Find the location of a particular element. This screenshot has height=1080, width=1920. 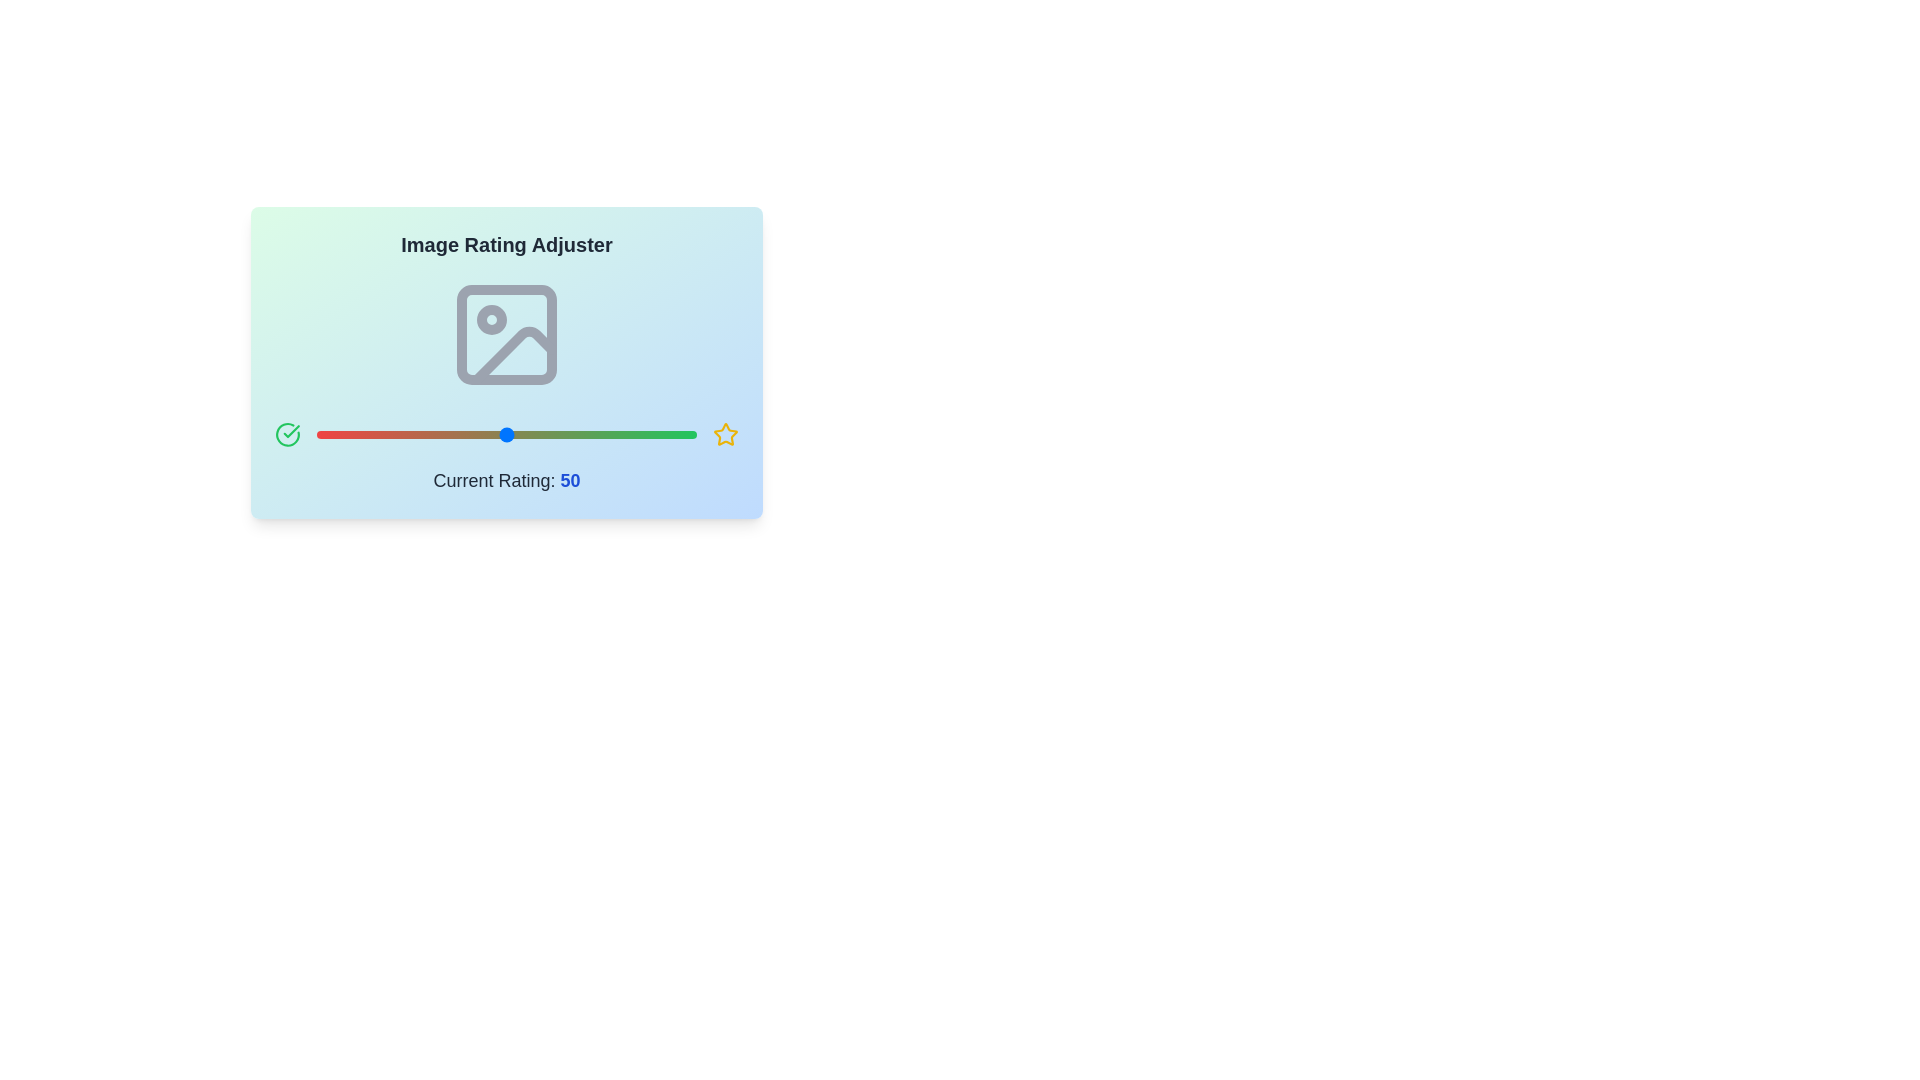

the slider to set the rating to 74 is located at coordinates (596, 434).